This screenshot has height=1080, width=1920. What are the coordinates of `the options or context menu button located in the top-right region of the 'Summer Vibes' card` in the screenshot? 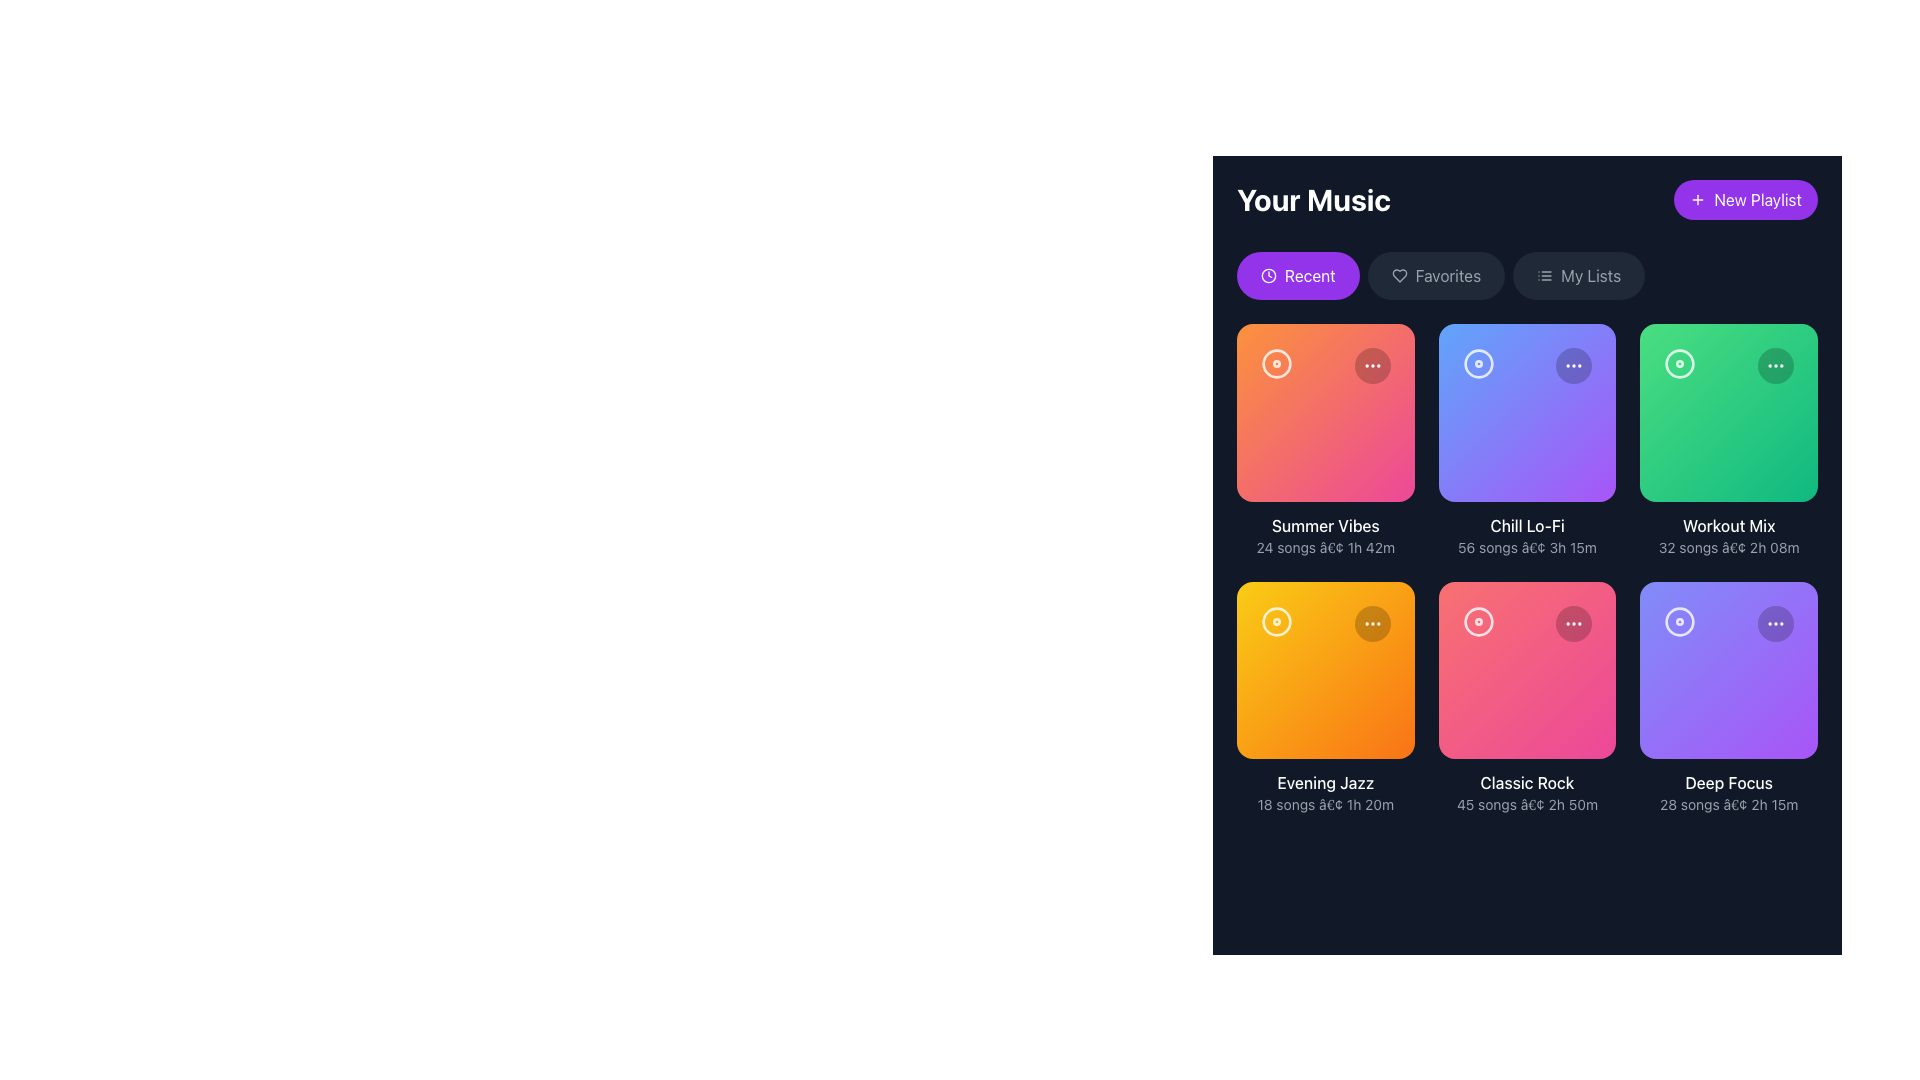 It's located at (1371, 366).